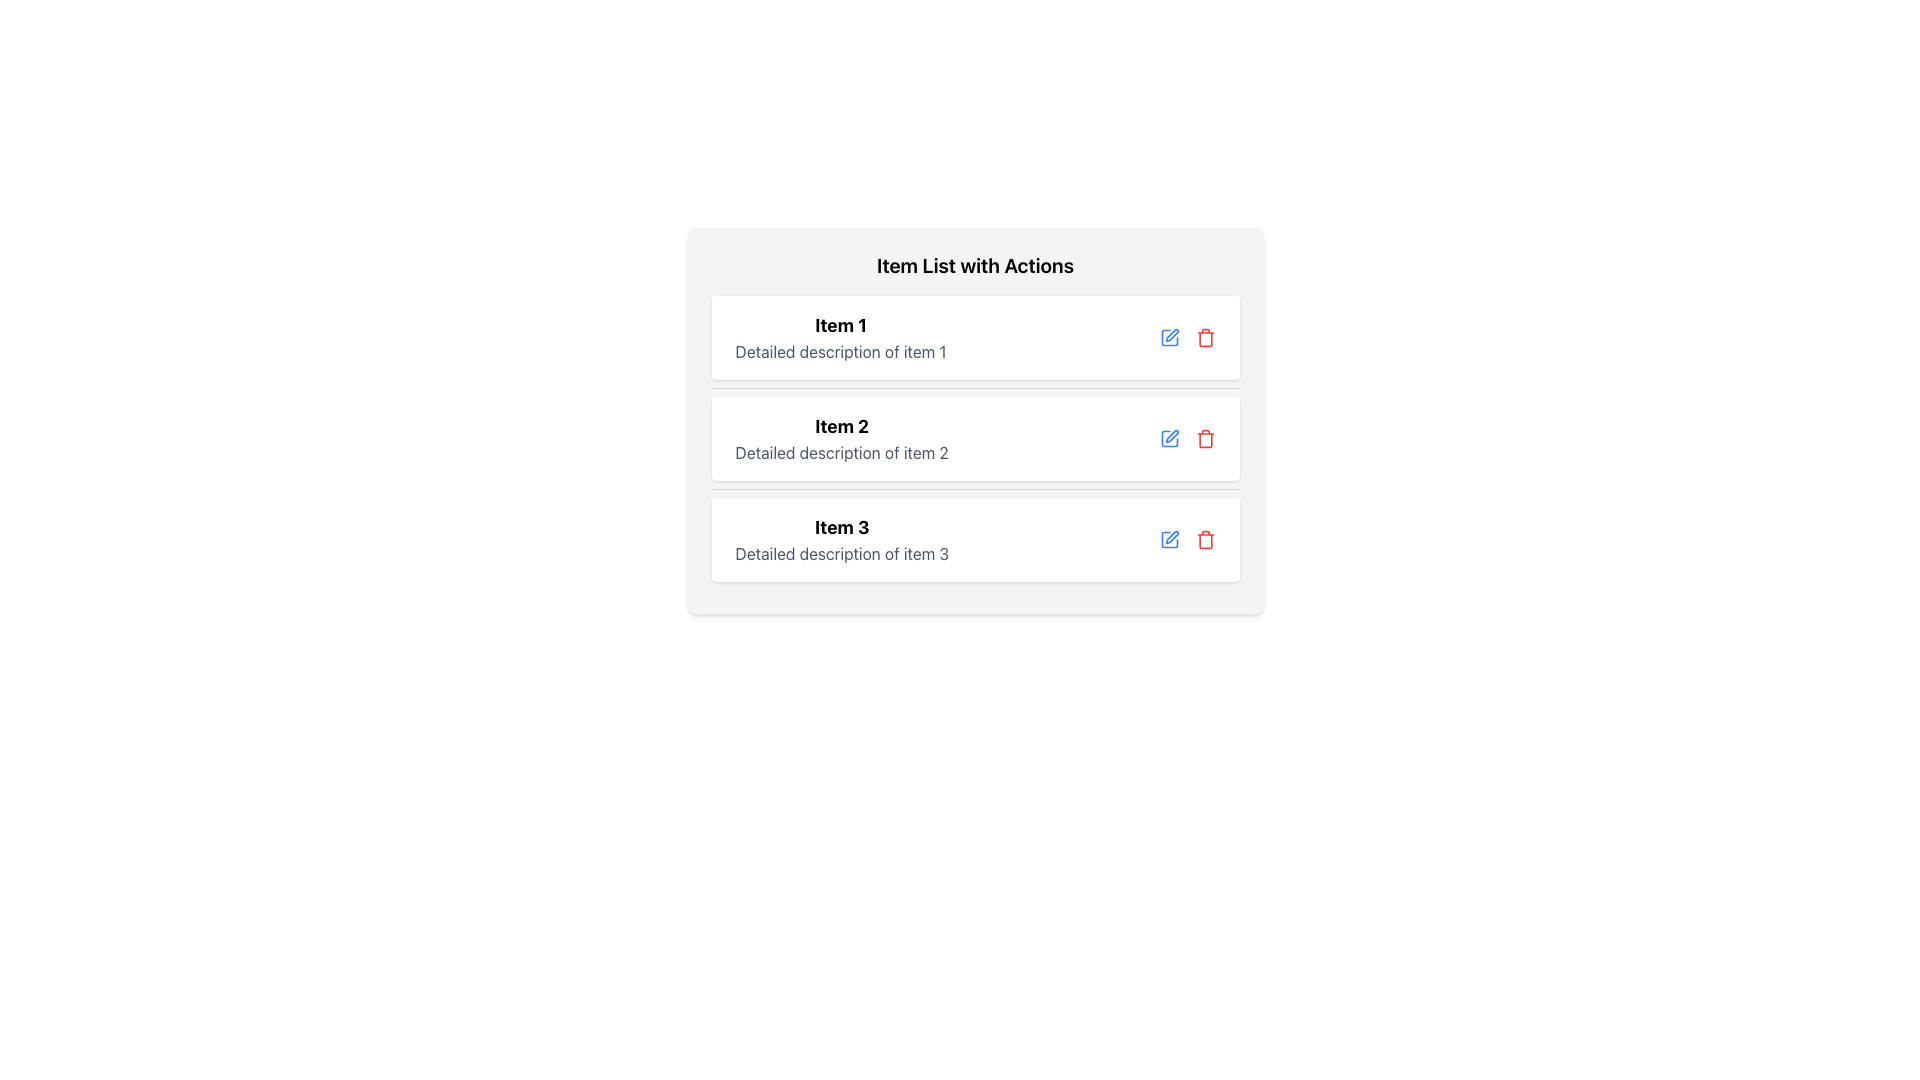 Image resolution: width=1920 pixels, height=1080 pixels. I want to click on the bold text label 'Item 2' which is prominently displayed above the detailed description text, so click(842, 426).